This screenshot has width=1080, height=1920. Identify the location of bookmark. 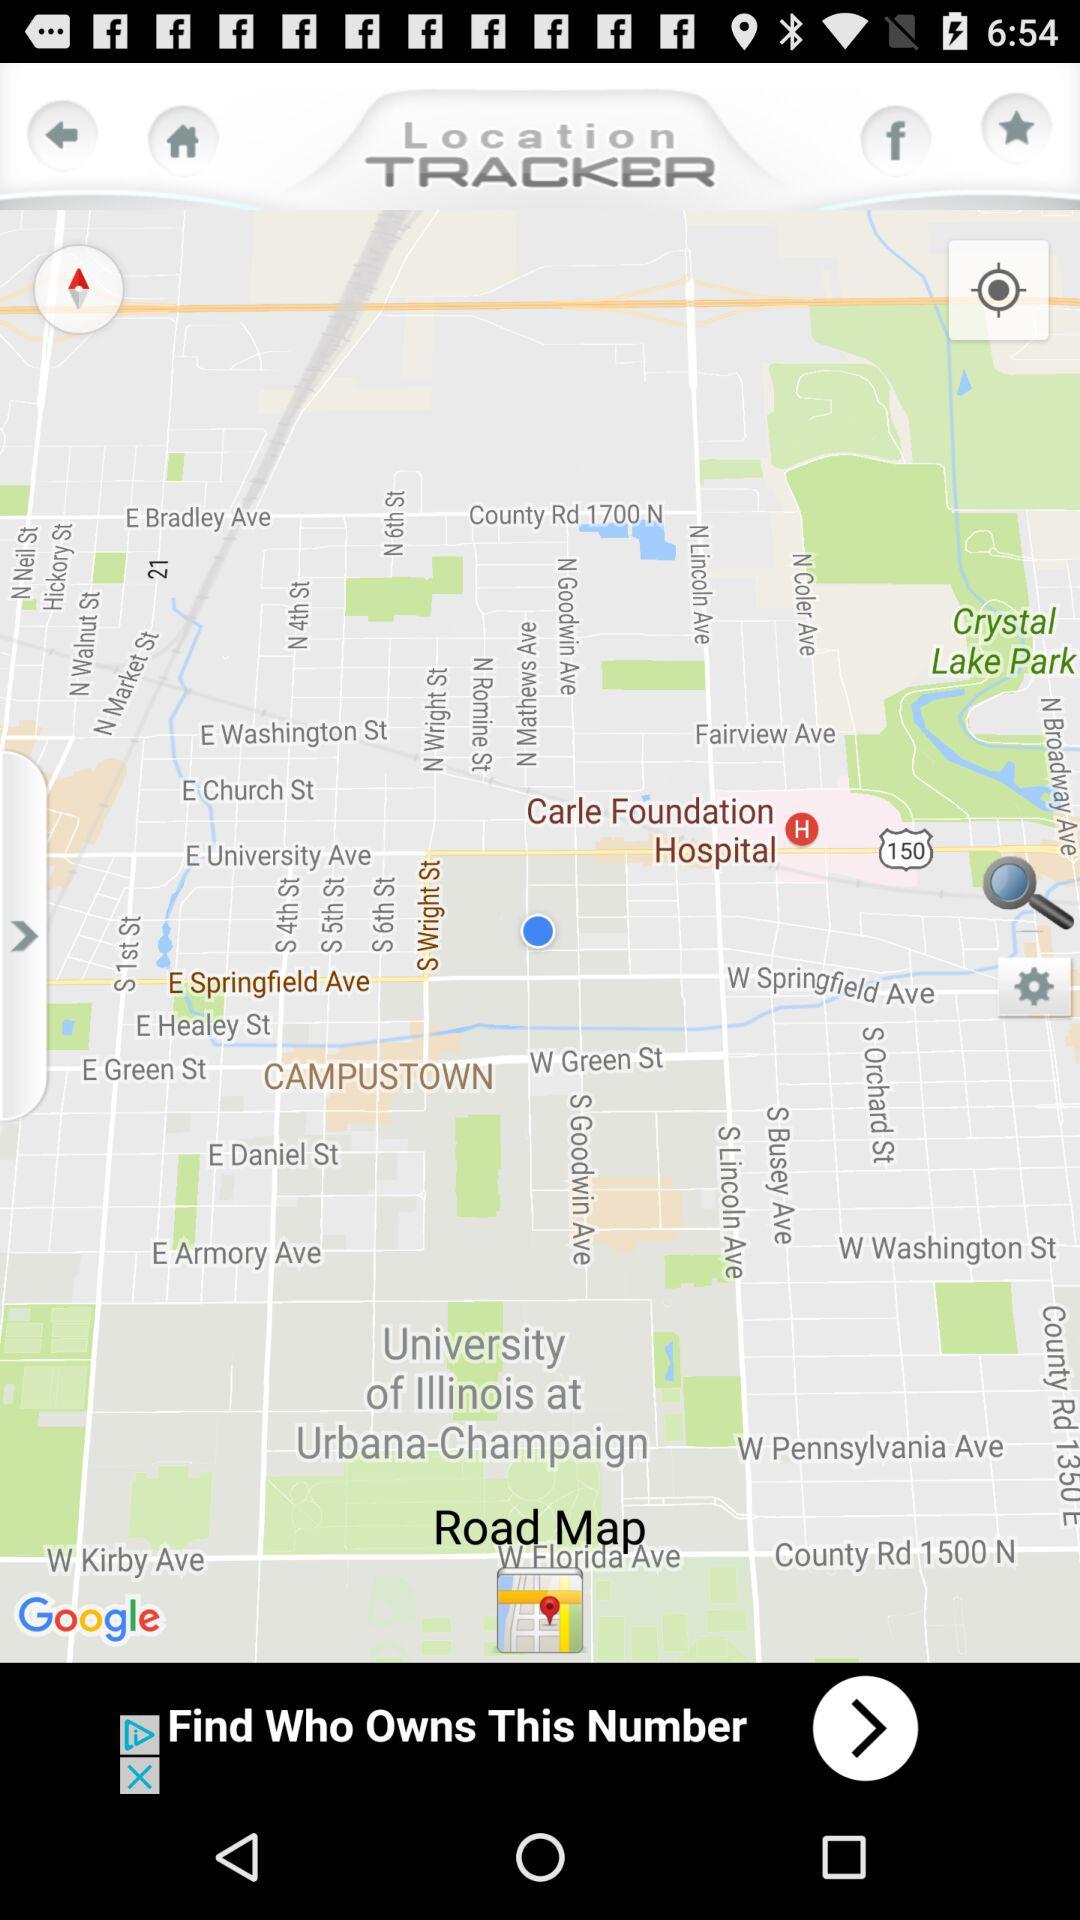
(1017, 128).